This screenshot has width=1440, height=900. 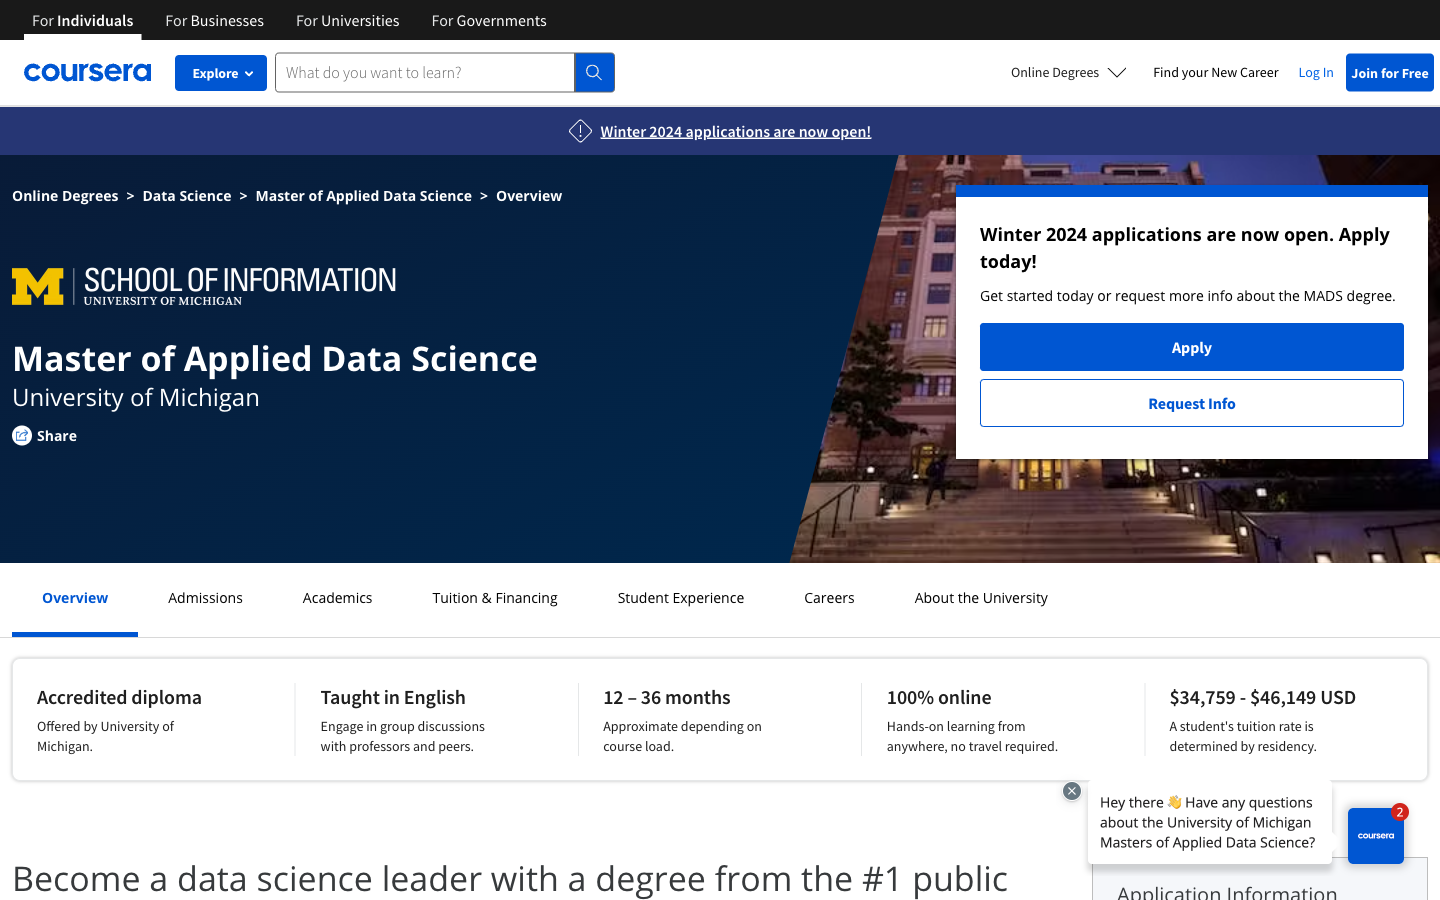 What do you see at coordinates (1069, 71) in the screenshot?
I see `Check all online degrees` at bounding box center [1069, 71].